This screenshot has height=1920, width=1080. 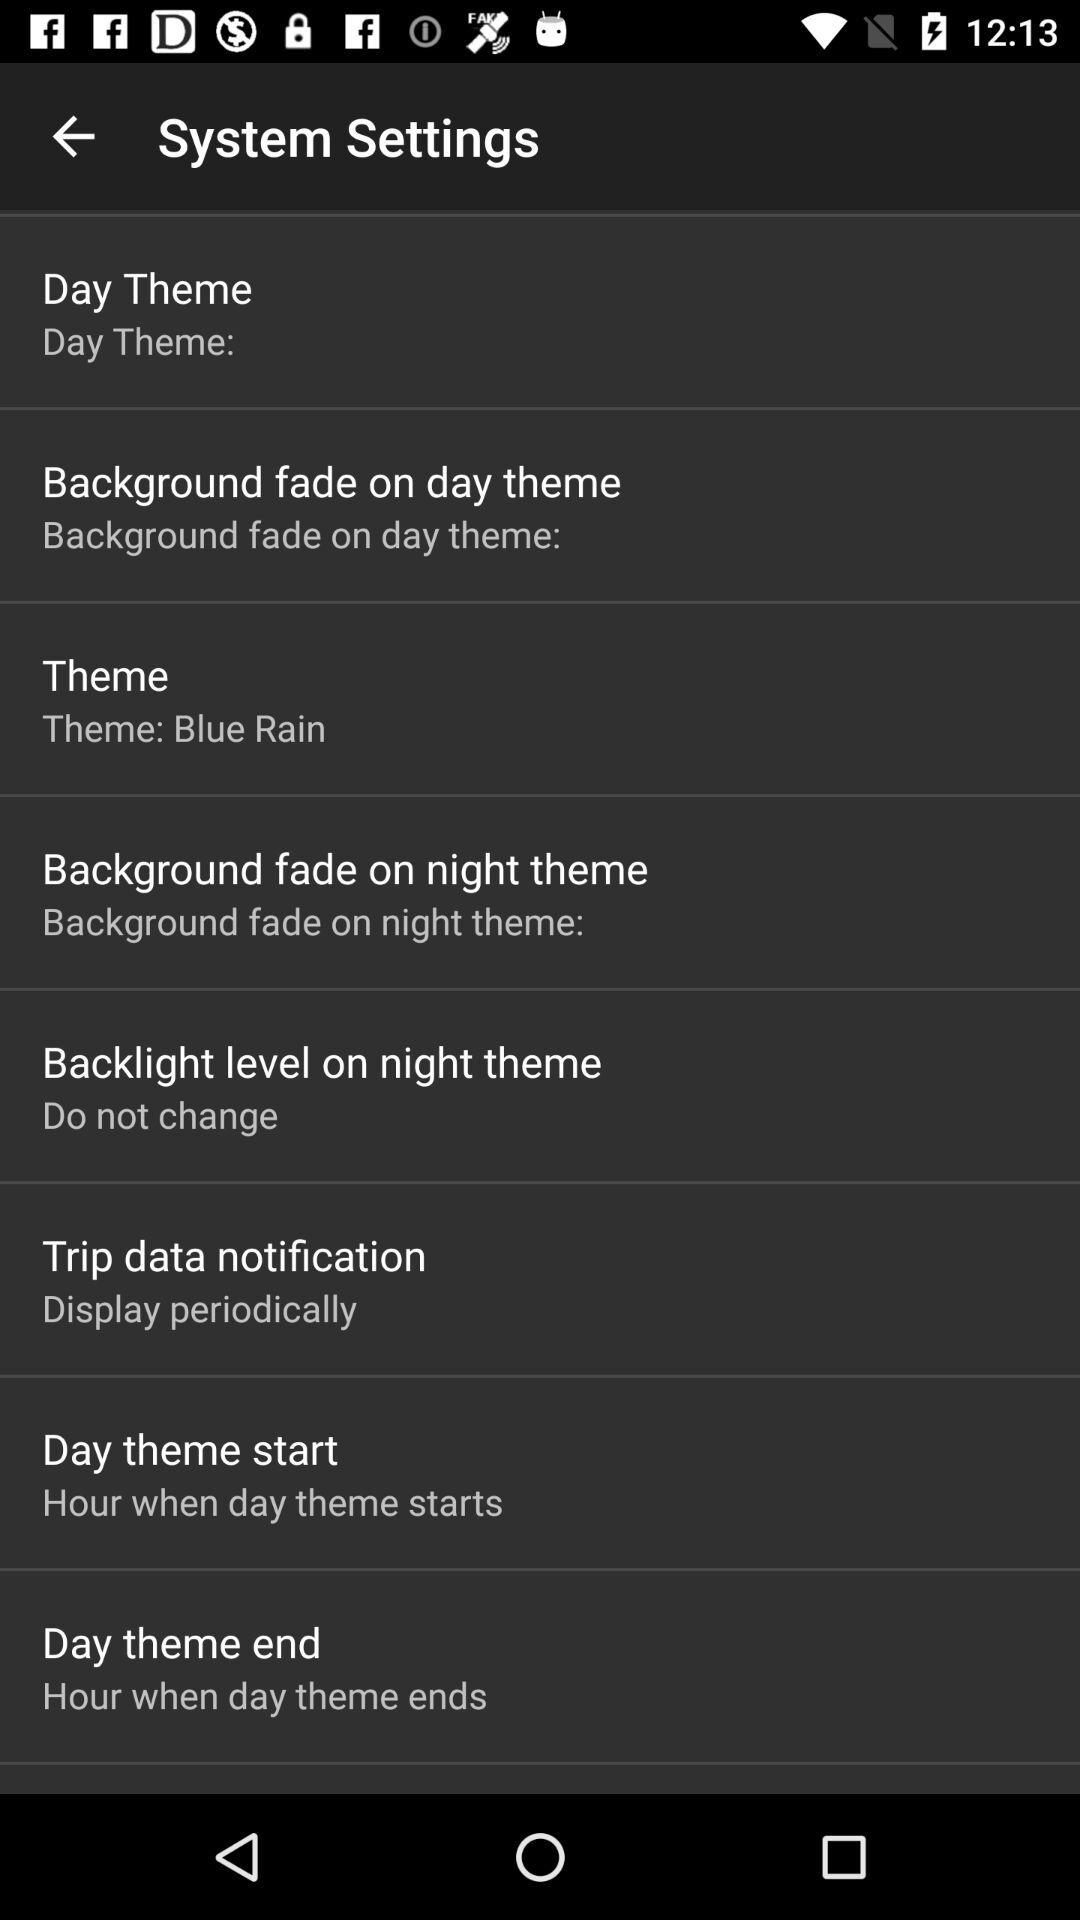 What do you see at coordinates (159, 1113) in the screenshot?
I see `do not change icon` at bounding box center [159, 1113].